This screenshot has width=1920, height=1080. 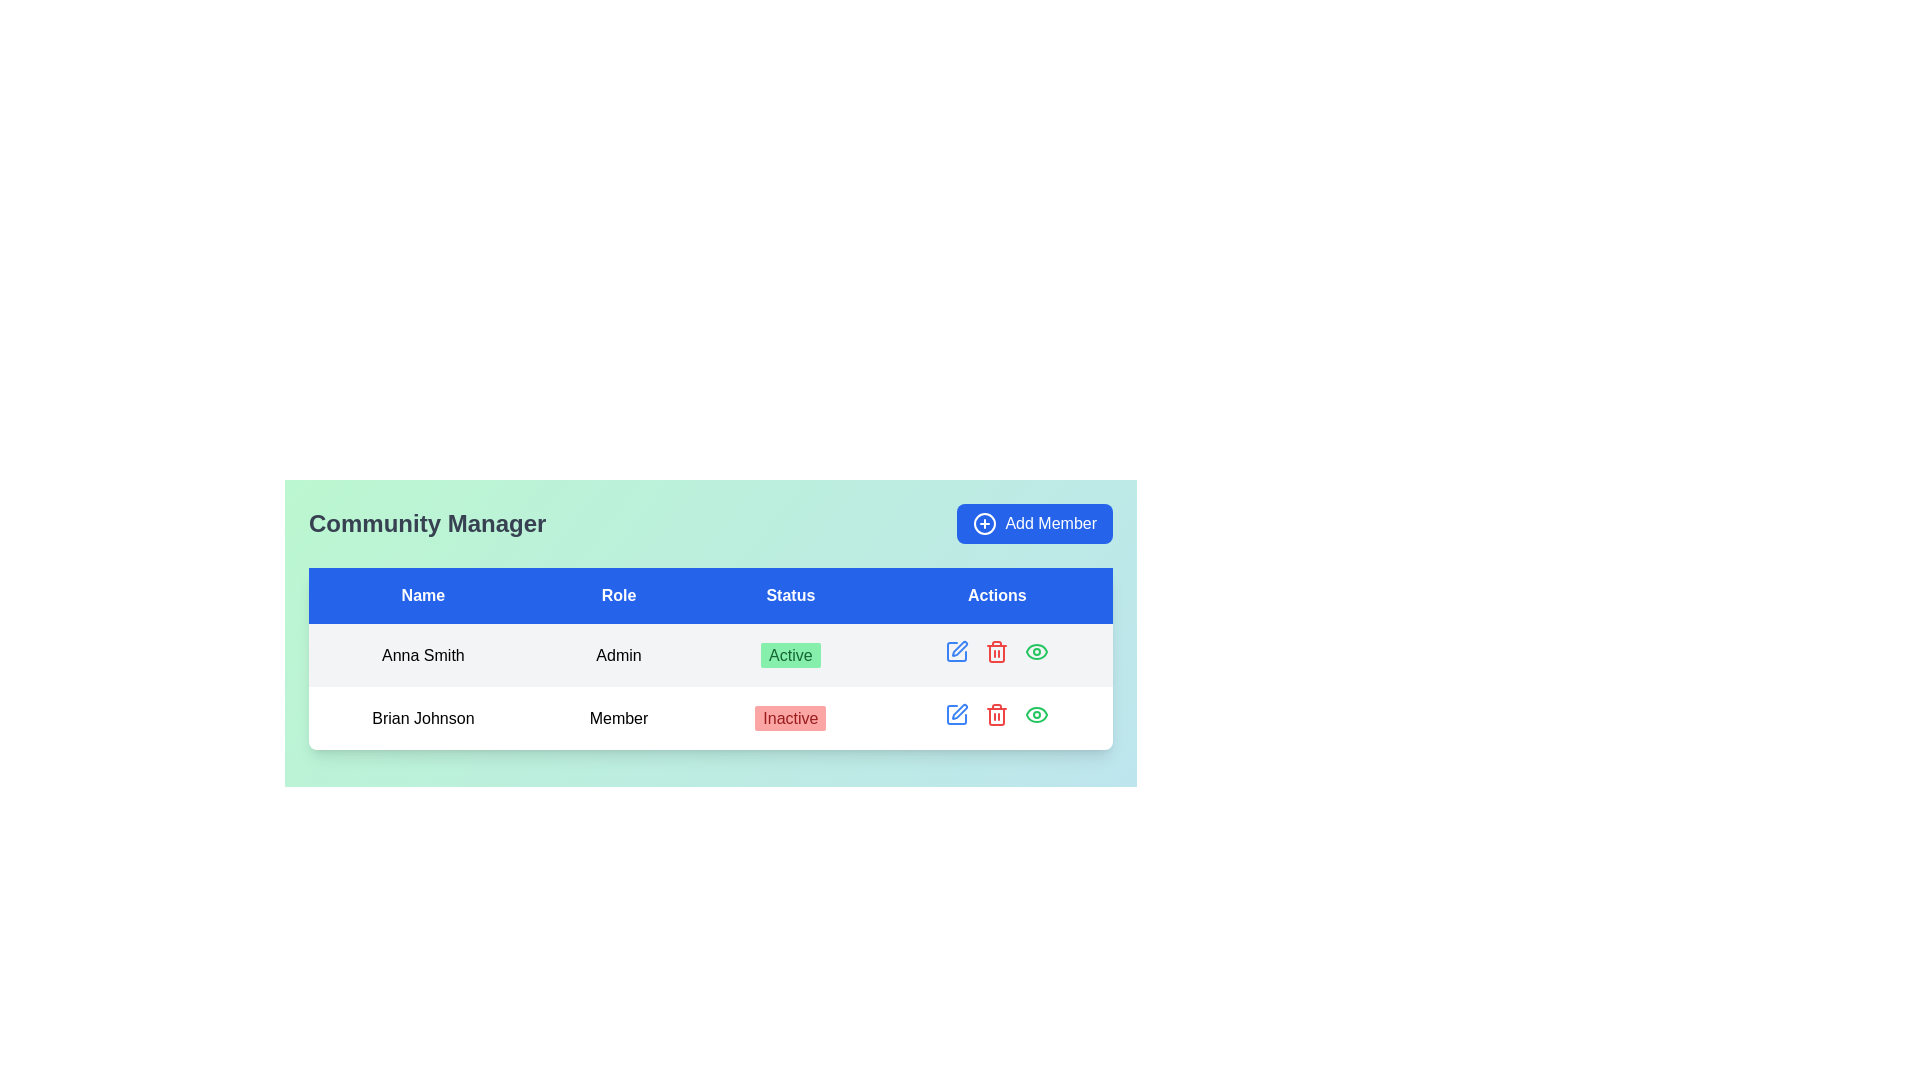 I want to click on the 'Active' label, which is a small rectangular badge with a green background located in the 'Status' column of the 'Community Manager' table for the user 'Anna Smith', so click(x=789, y=655).